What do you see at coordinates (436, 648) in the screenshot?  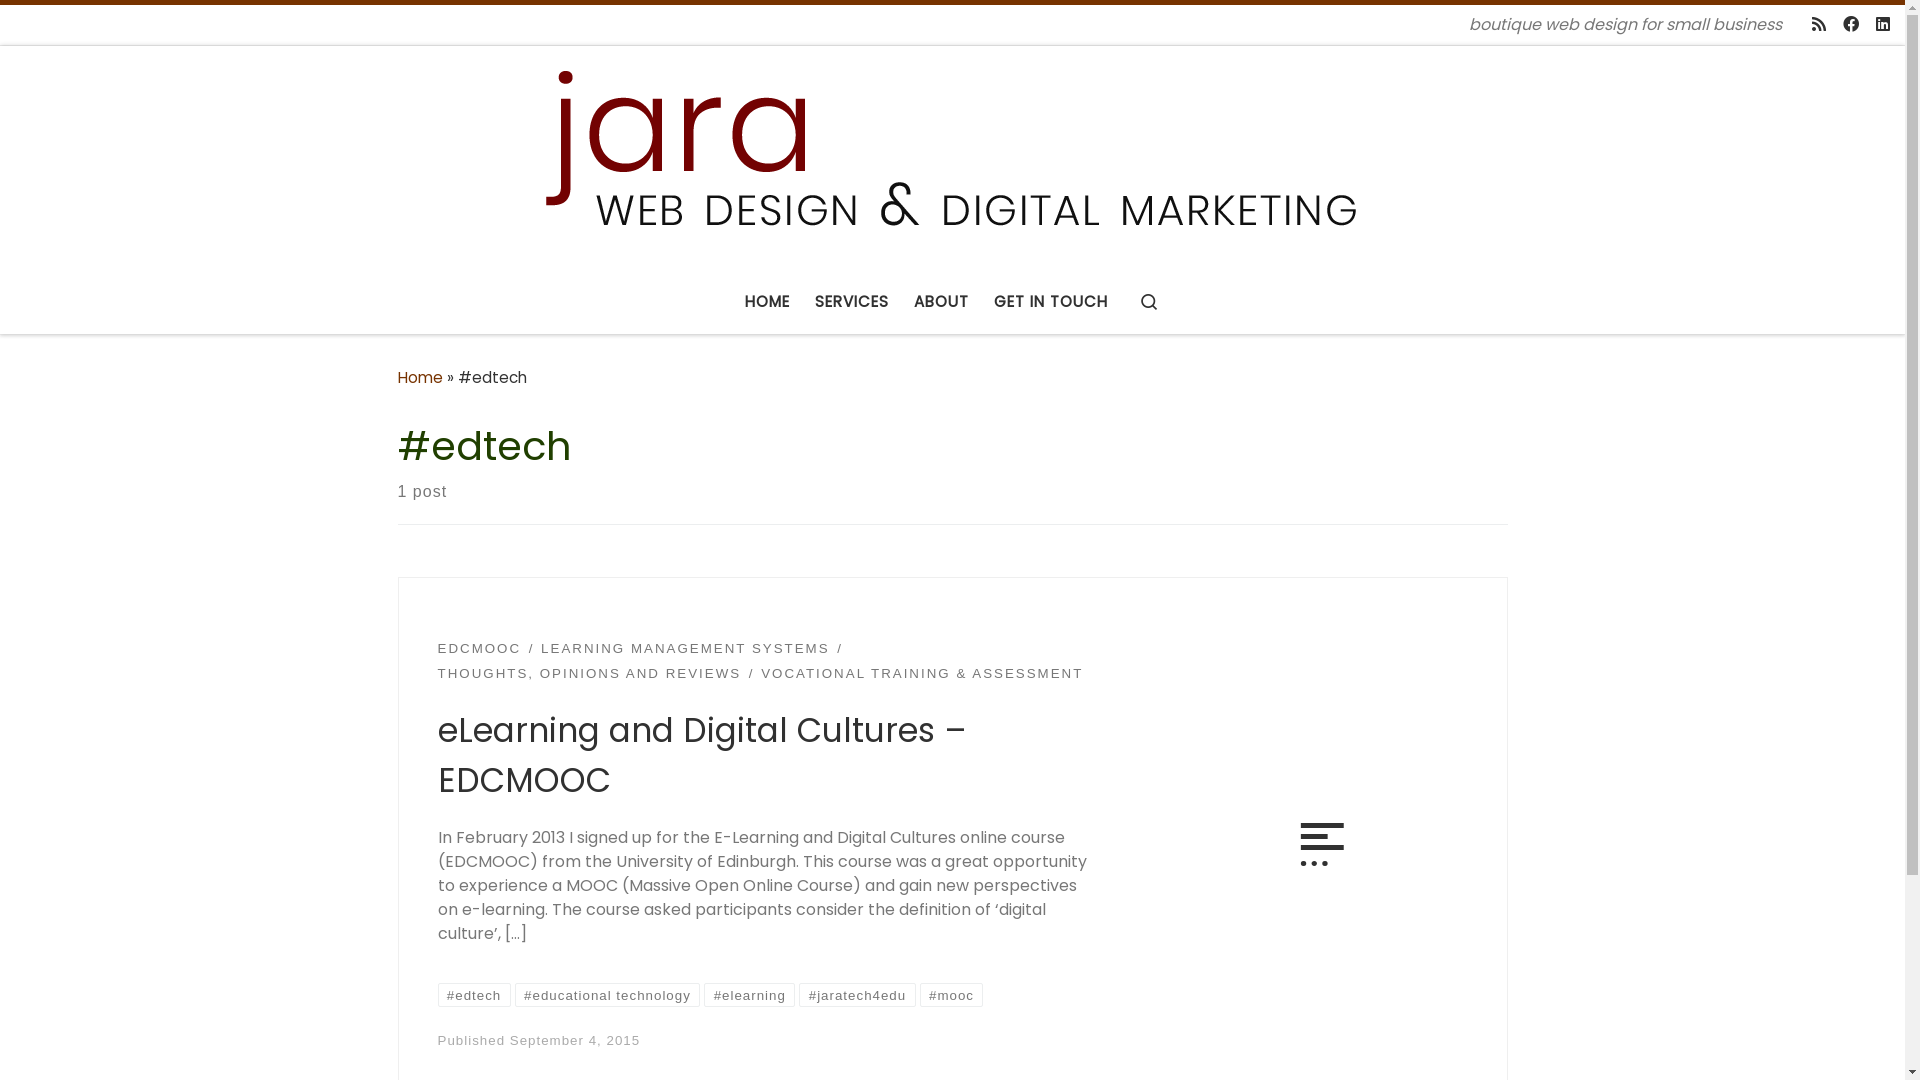 I see `'EDCMOOC'` at bounding box center [436, 648].